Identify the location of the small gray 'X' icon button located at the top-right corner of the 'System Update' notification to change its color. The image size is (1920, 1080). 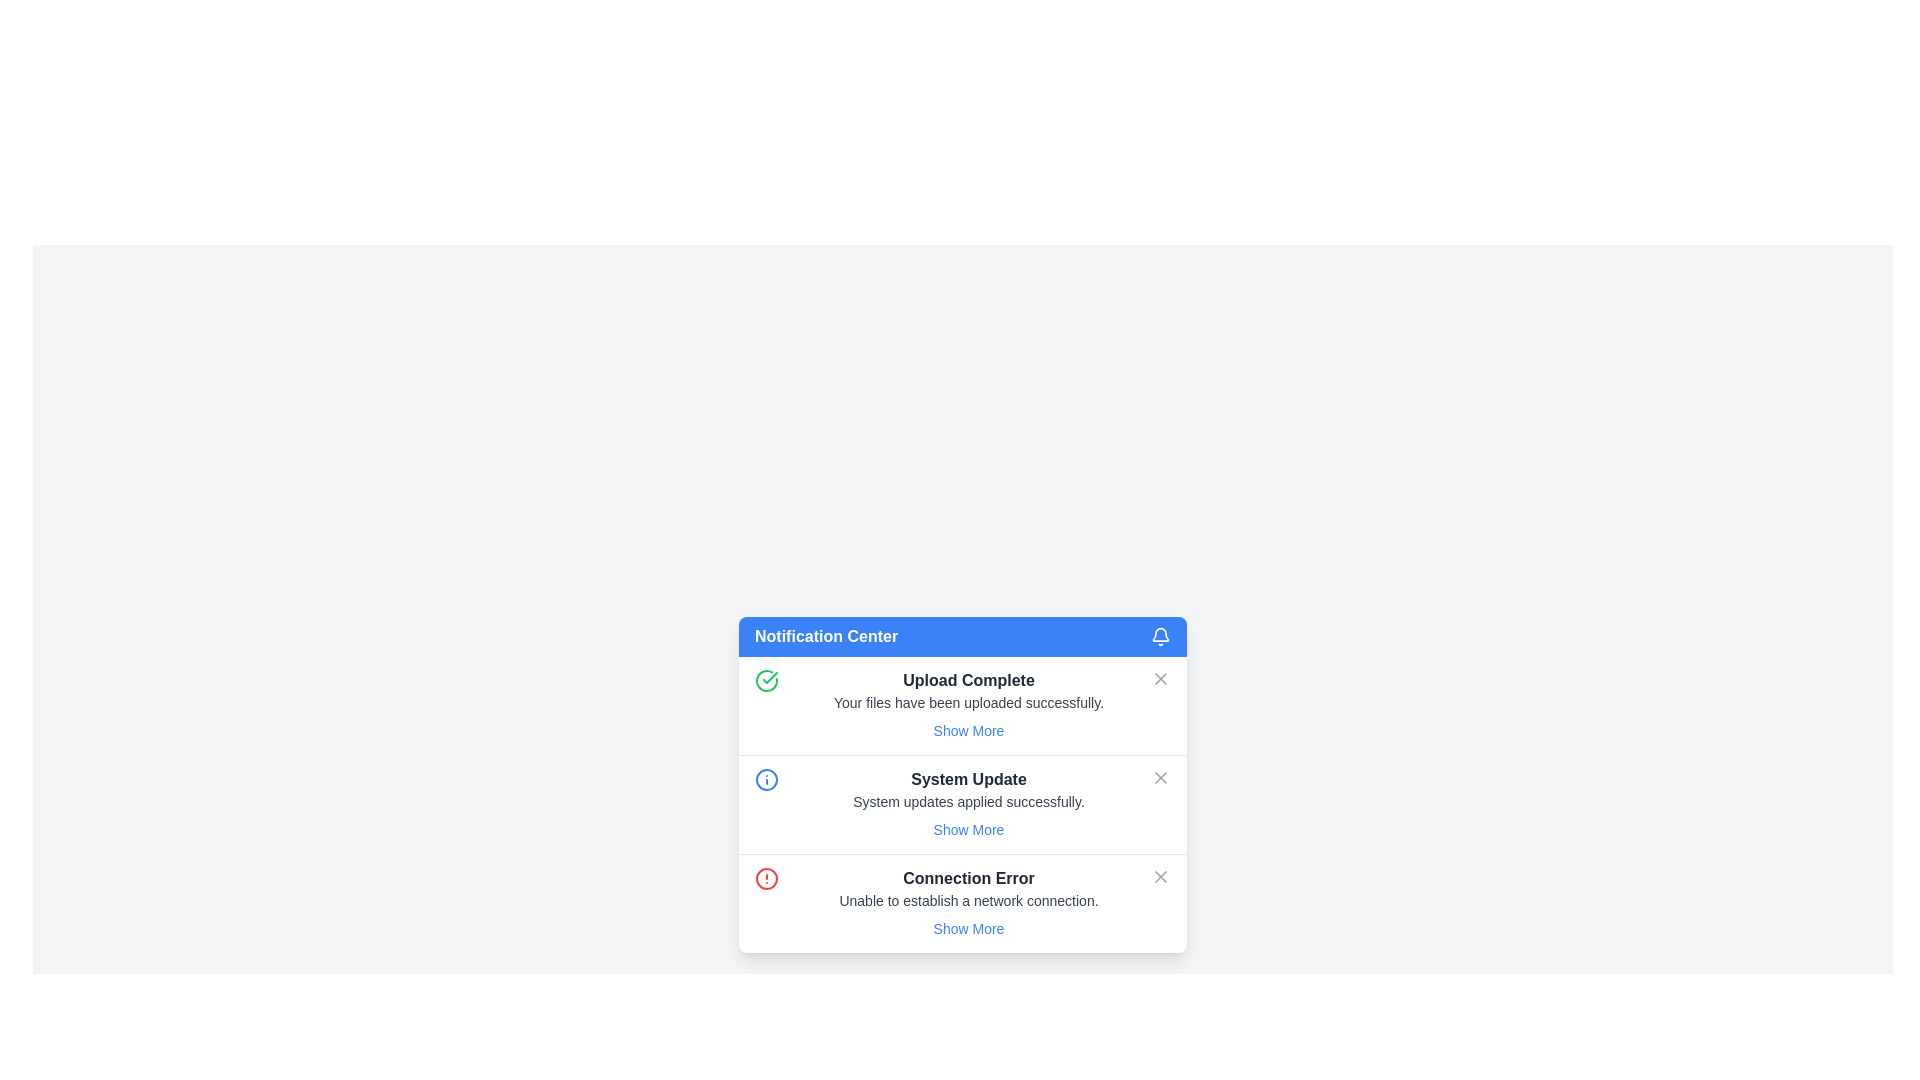
(1161, 777).